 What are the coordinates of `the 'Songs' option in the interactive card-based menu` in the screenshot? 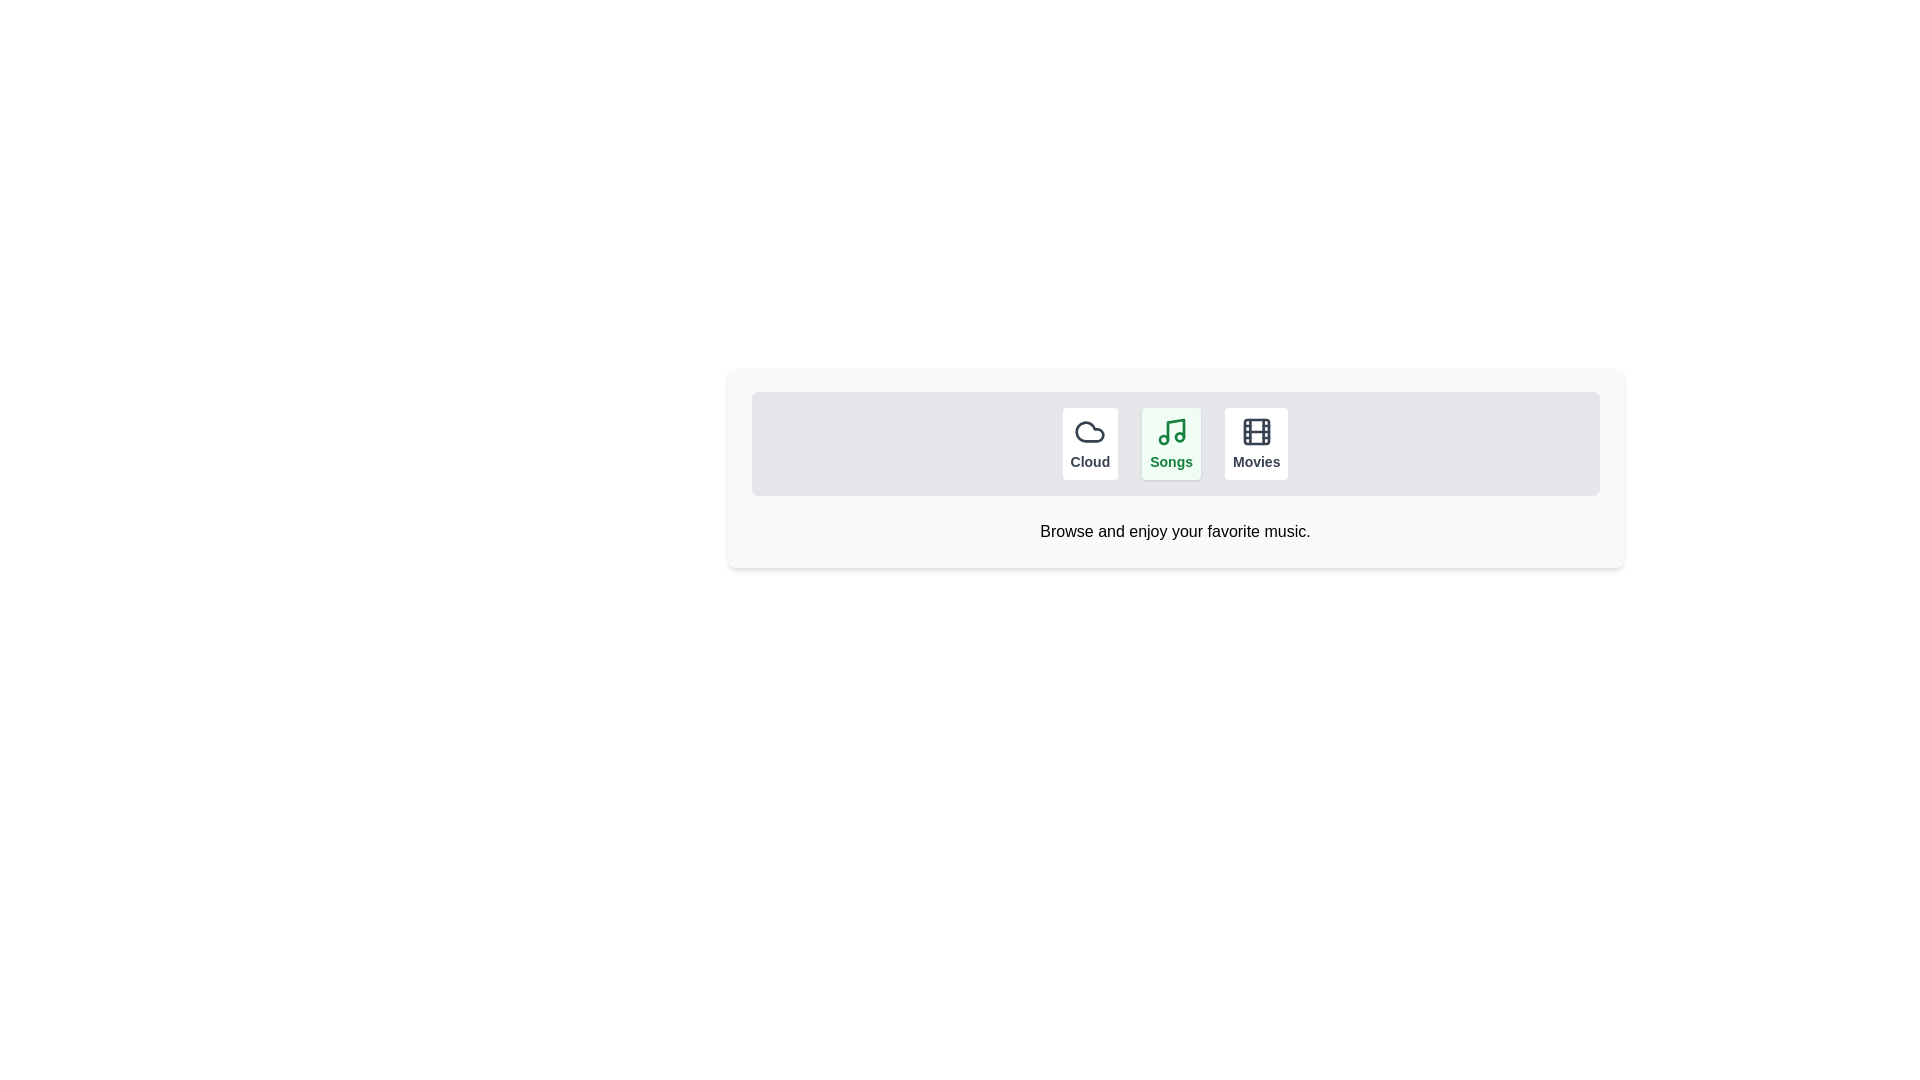 It's located at (1175, 467).